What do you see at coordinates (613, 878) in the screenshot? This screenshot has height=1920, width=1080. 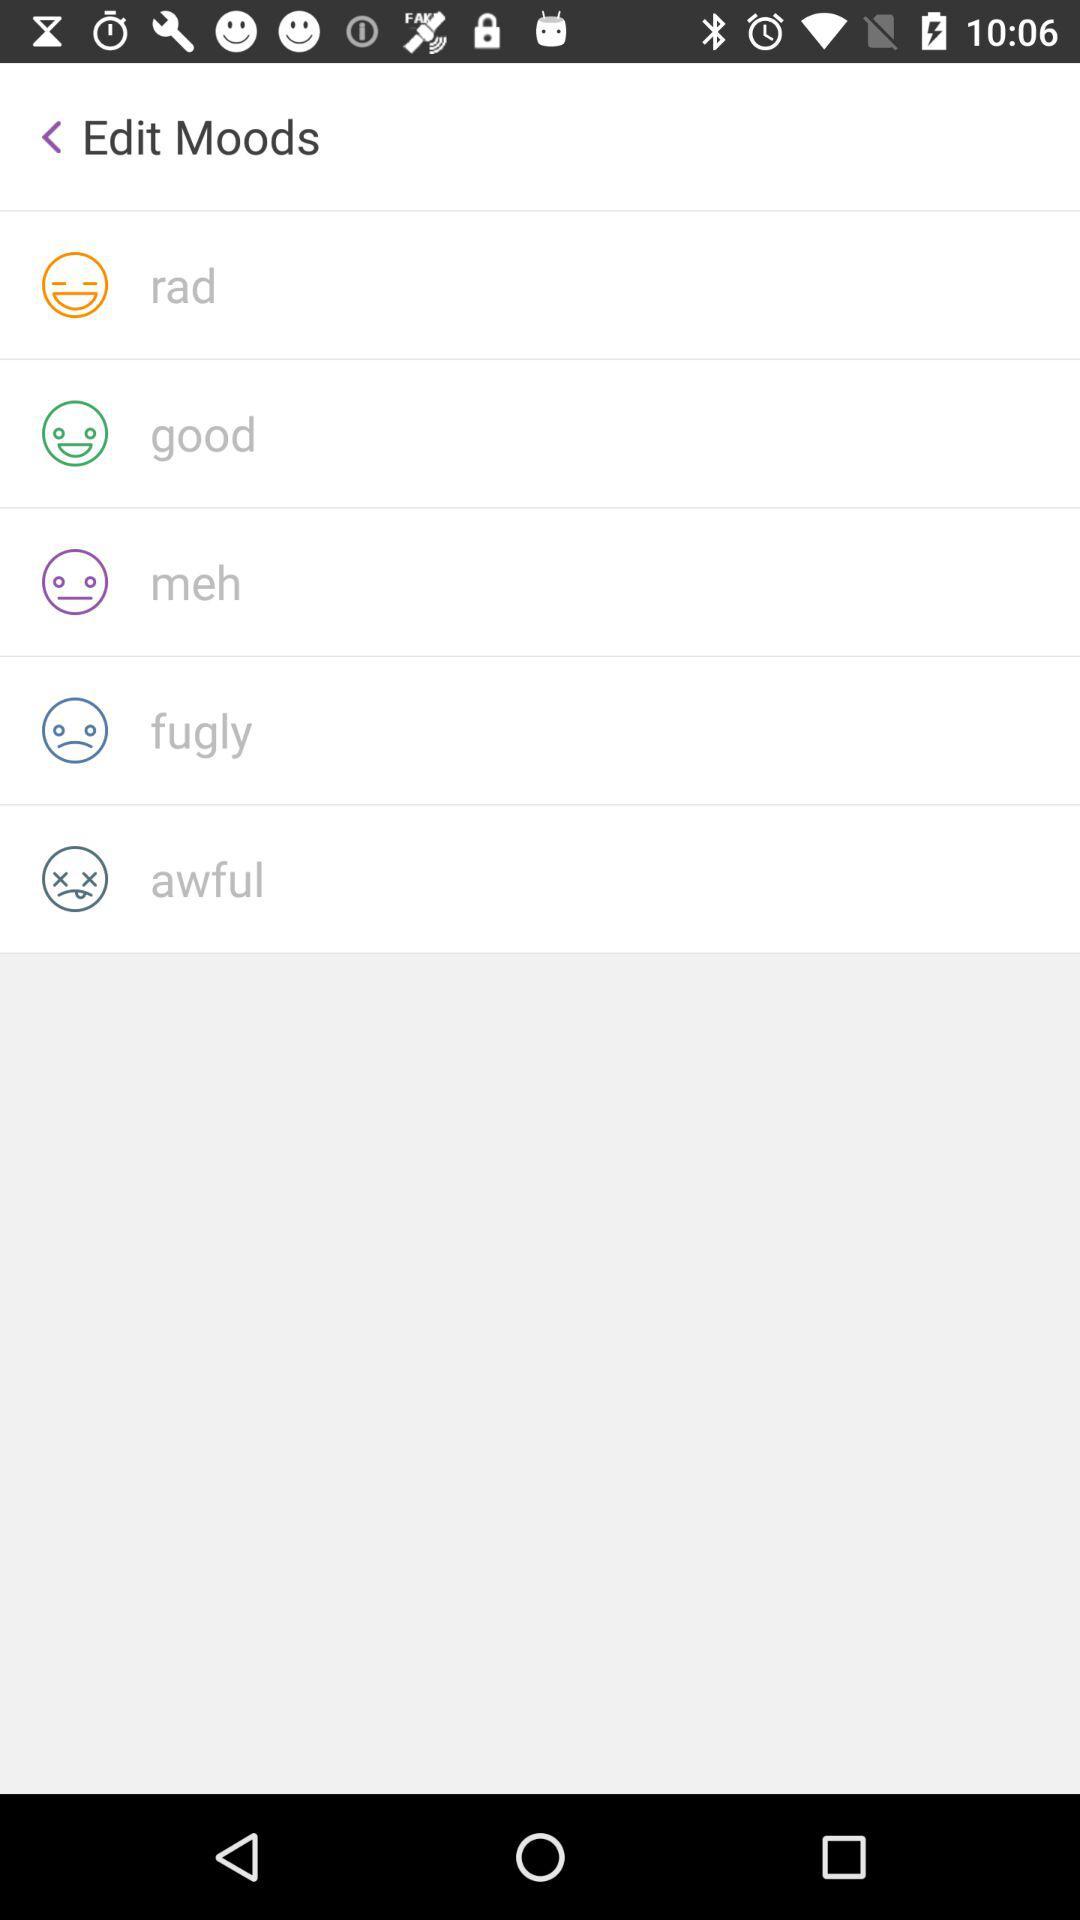 I see `type in another mood` at bounding box center [613, 878].